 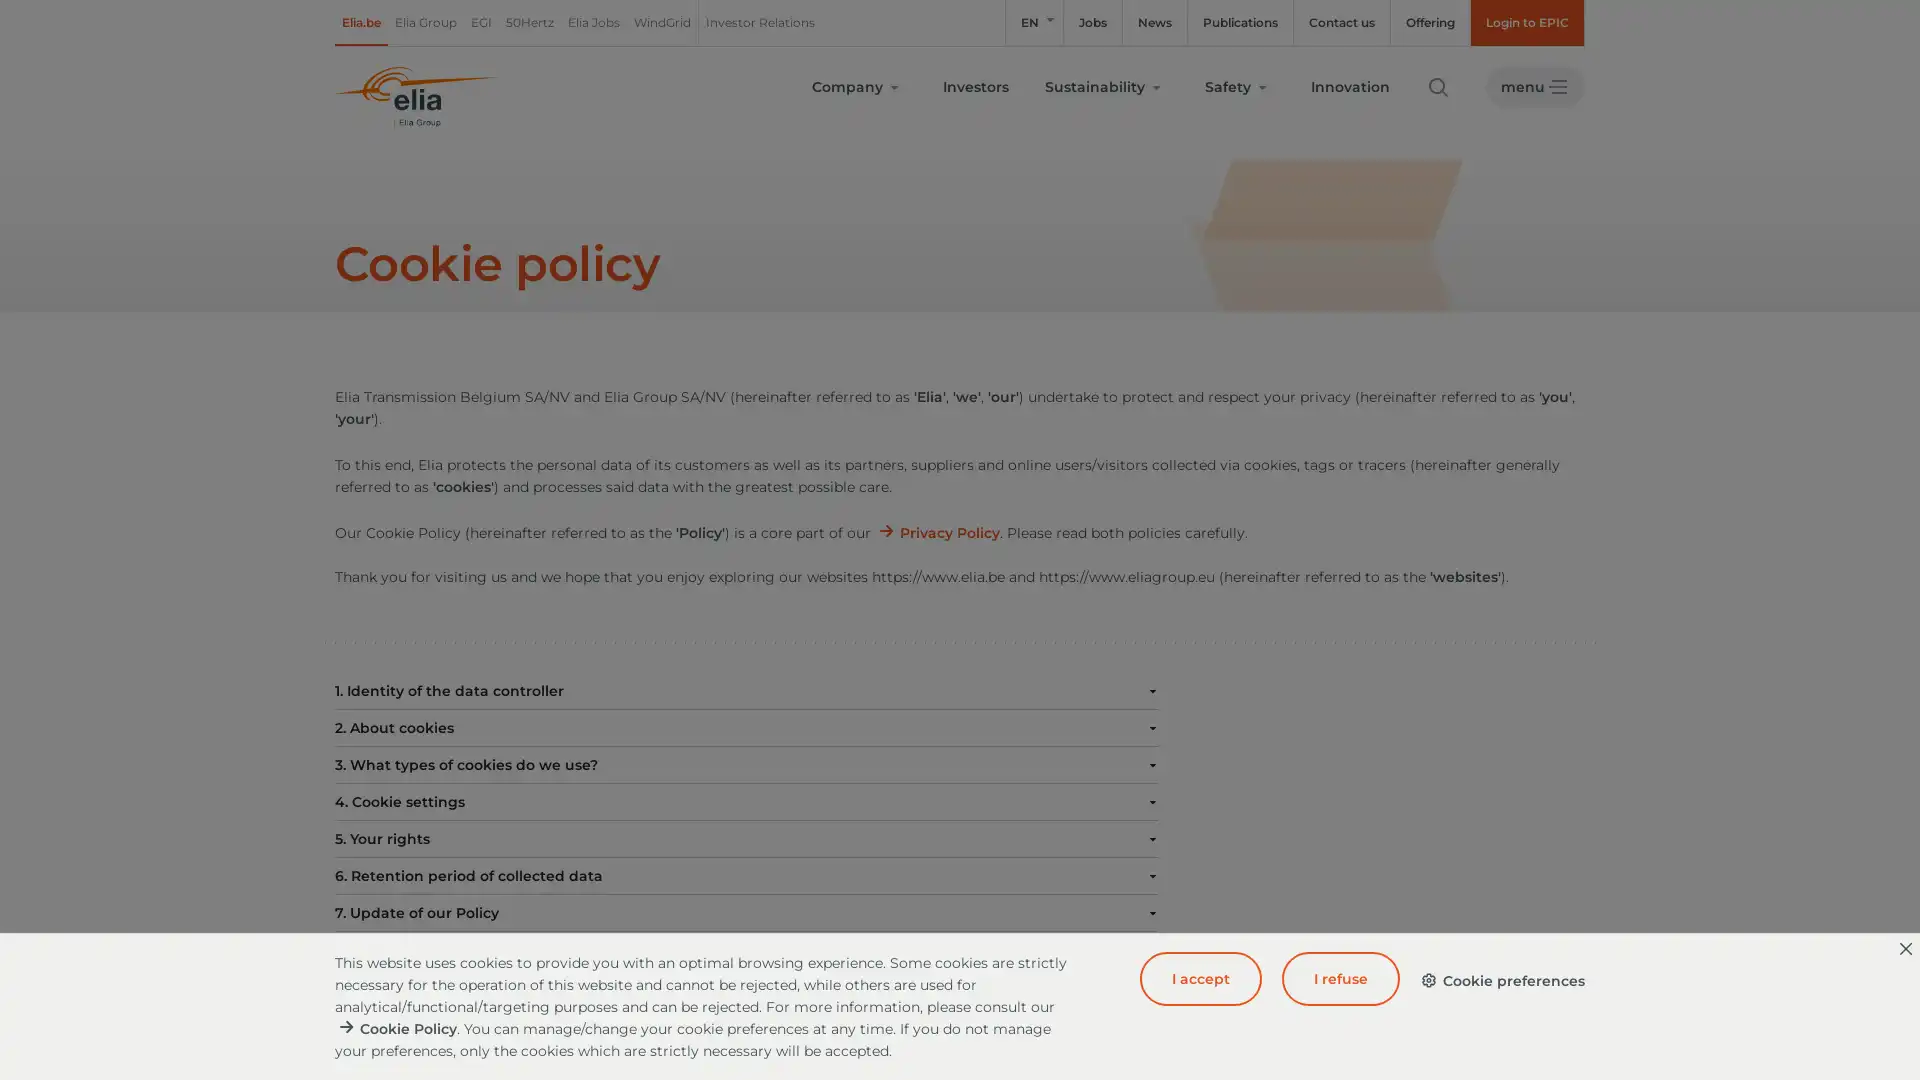 I want to click on menu, so click(x=1534, y=86).